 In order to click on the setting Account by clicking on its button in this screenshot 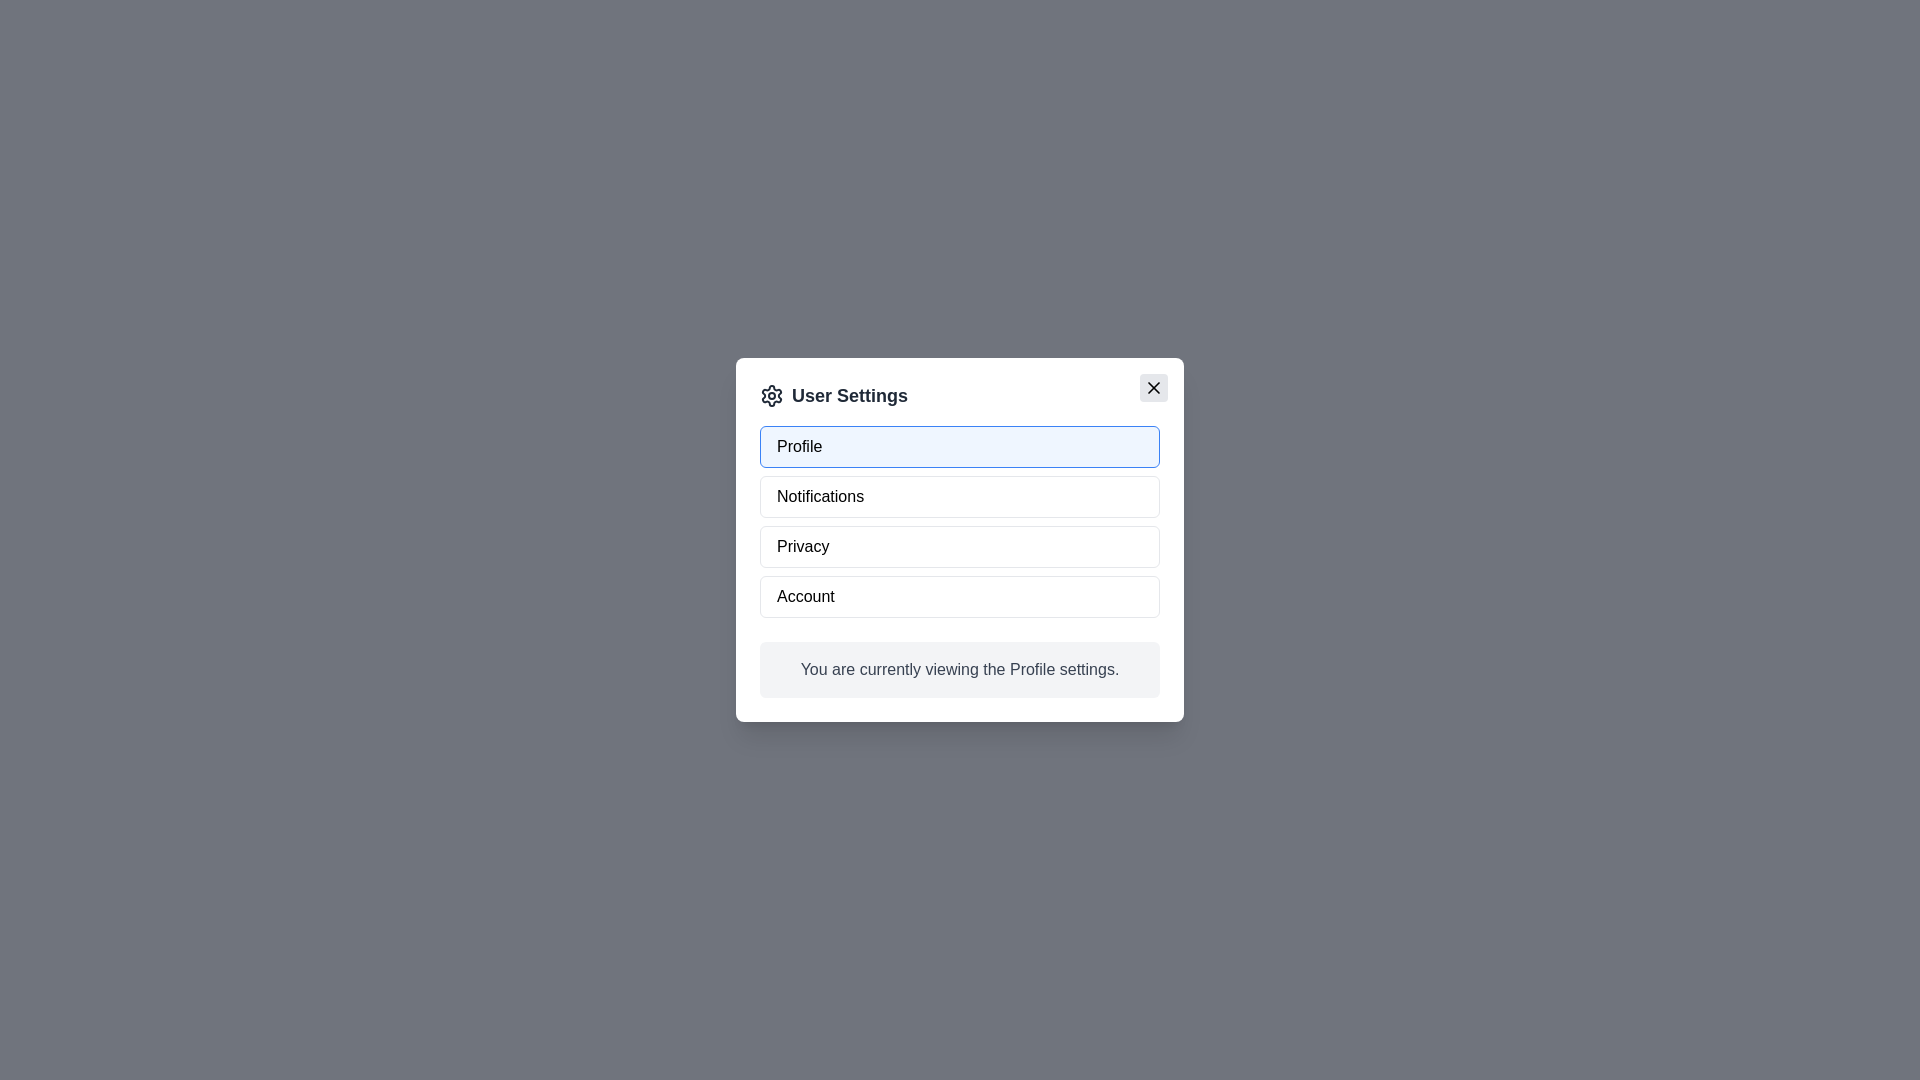, I will do `click(960, 596)`.